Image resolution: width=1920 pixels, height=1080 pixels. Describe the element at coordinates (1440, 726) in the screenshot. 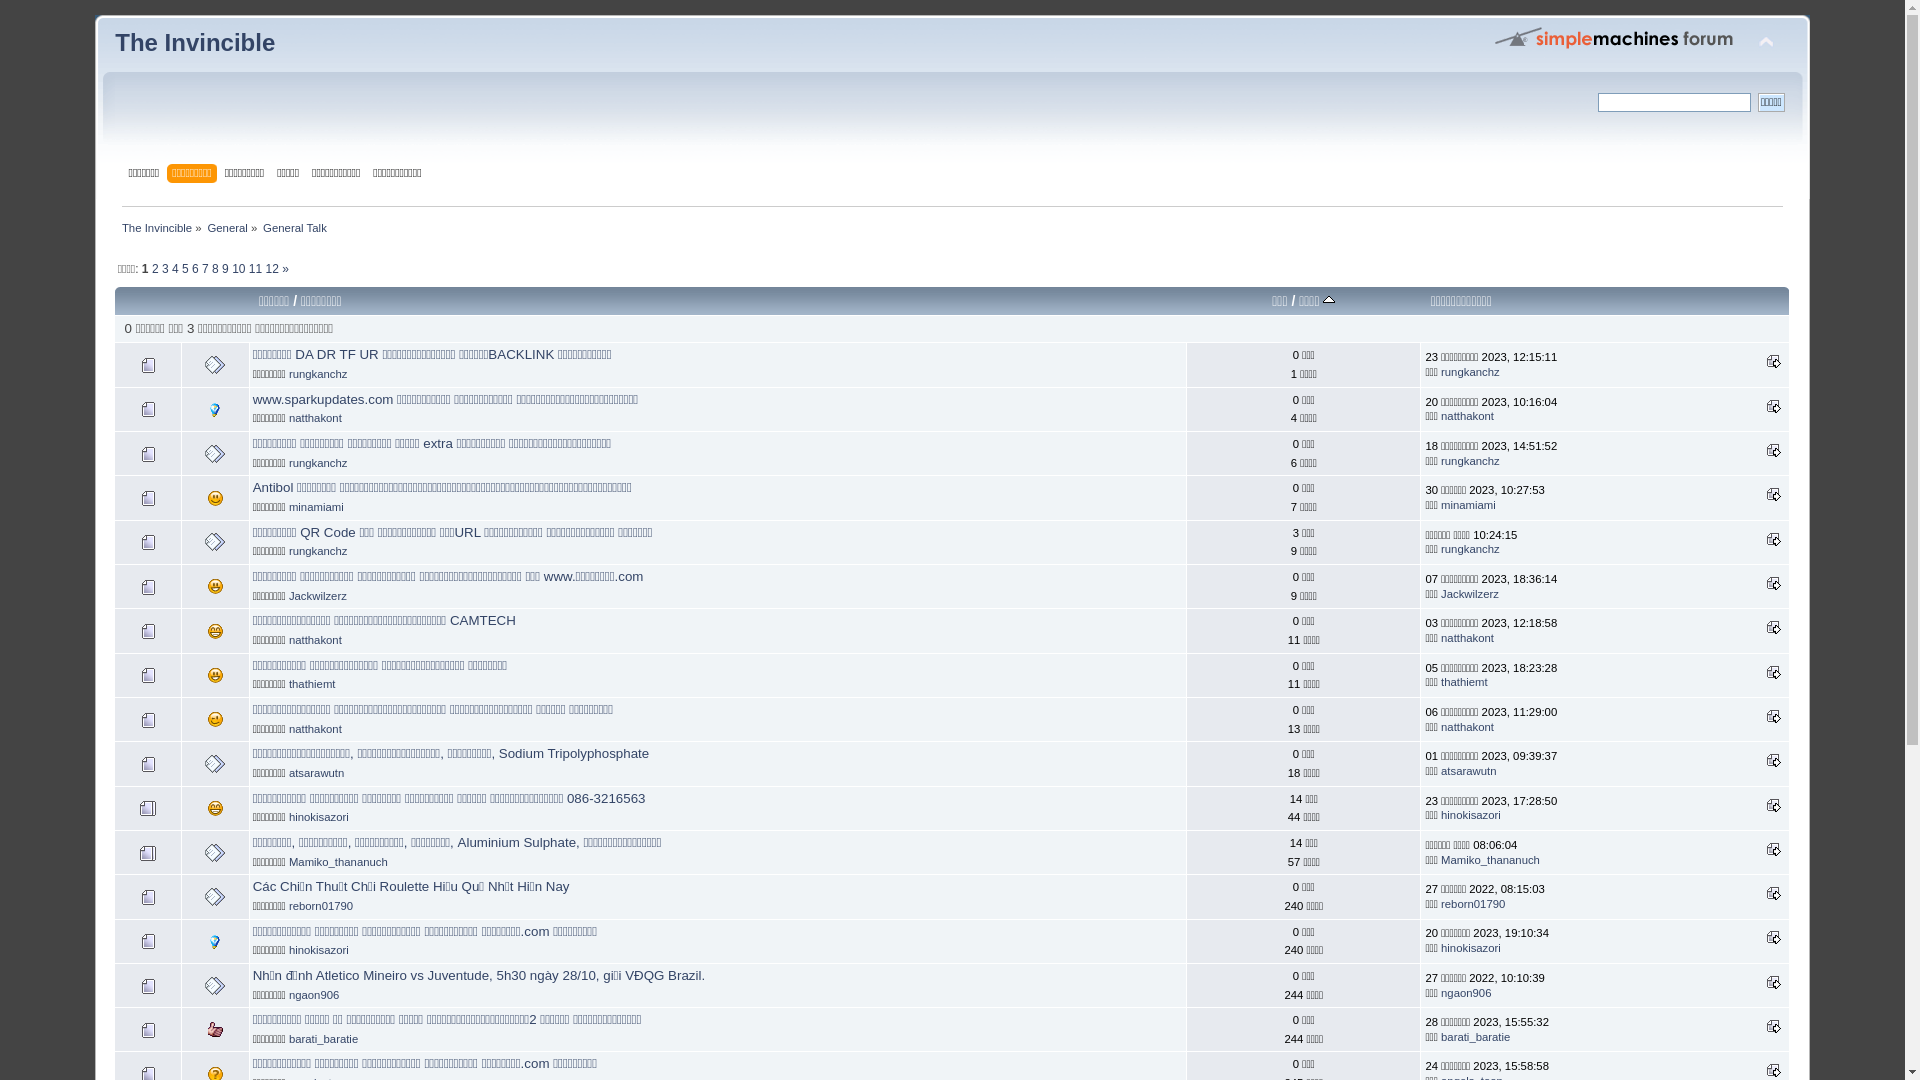

I see `'natthakont'` at that location.